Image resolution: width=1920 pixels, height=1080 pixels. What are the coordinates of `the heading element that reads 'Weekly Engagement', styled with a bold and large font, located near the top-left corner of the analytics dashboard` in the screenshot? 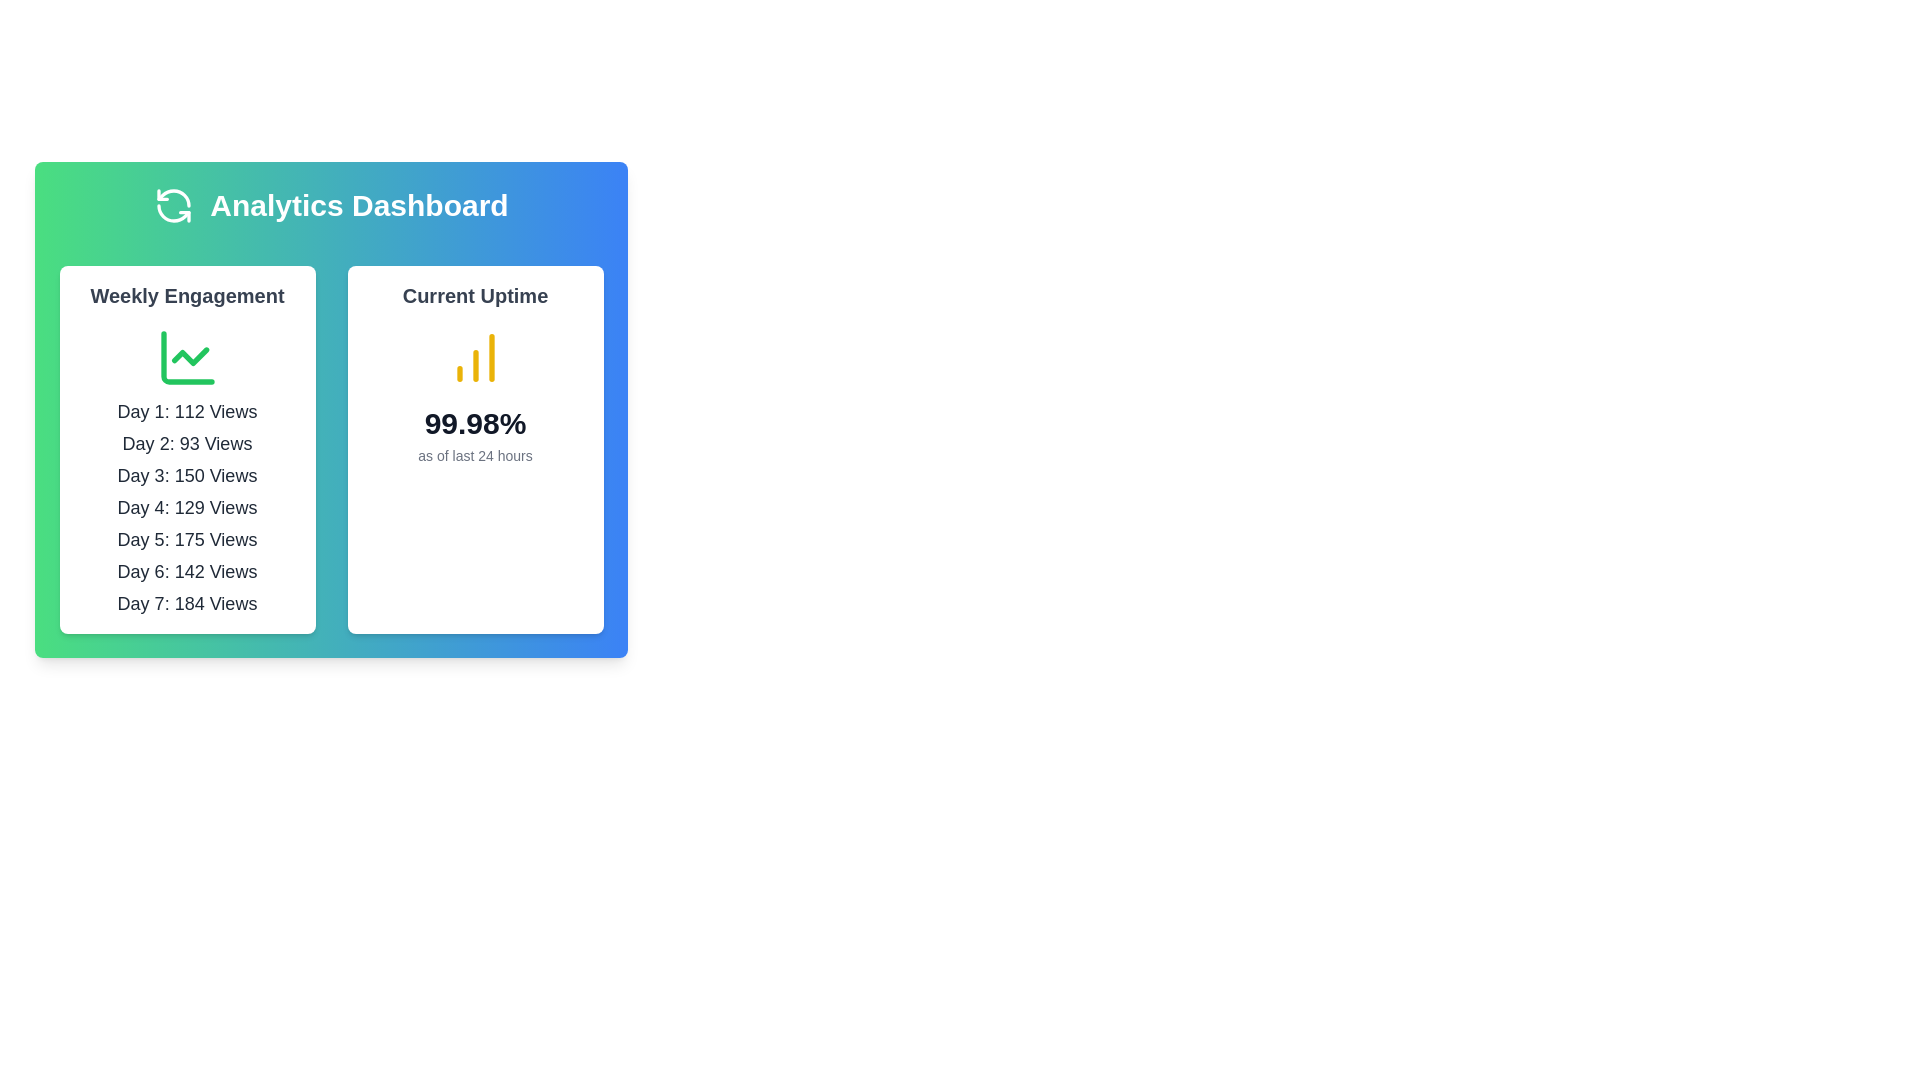 It's located at (187, 296).